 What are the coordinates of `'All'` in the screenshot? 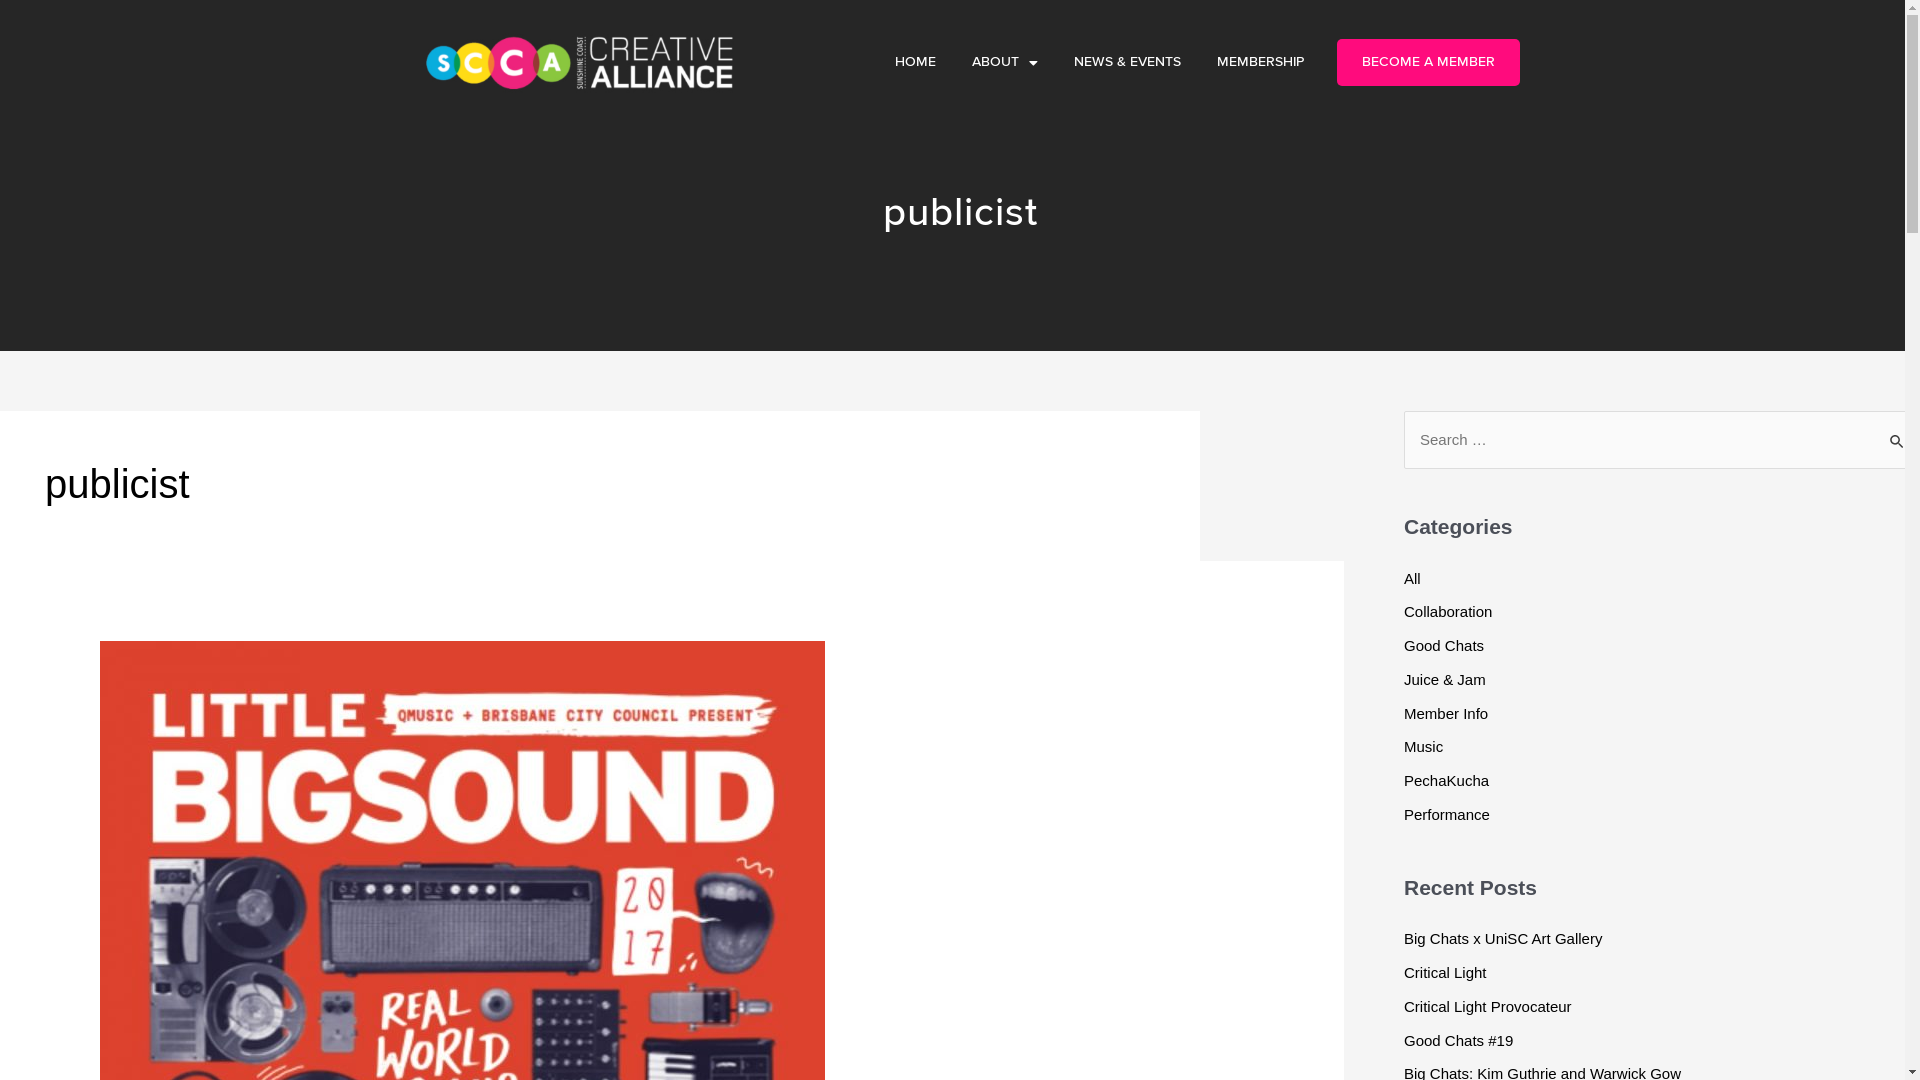 It's located at (1411, 578).